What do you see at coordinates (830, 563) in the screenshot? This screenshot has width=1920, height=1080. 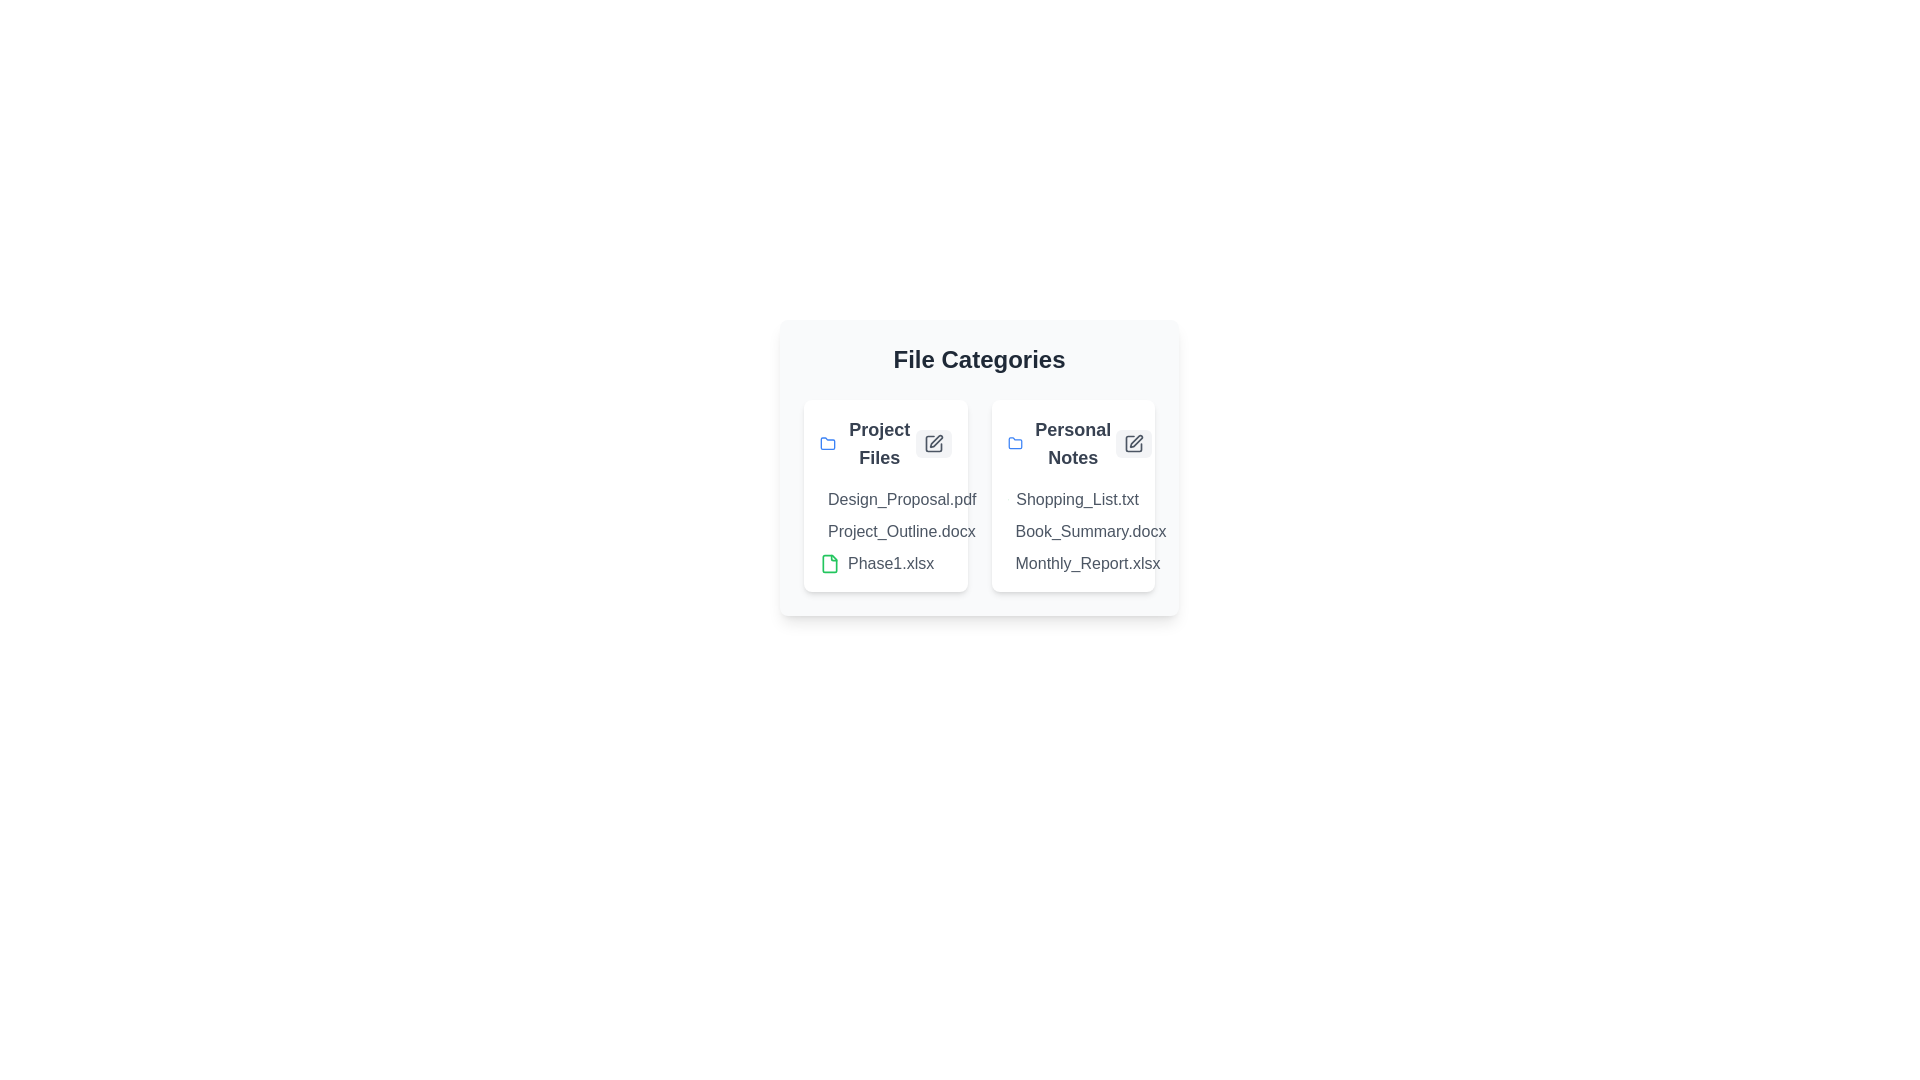 I see `the document icon corresponding to Phase1.xlsx` at bounding box center [830, 563].